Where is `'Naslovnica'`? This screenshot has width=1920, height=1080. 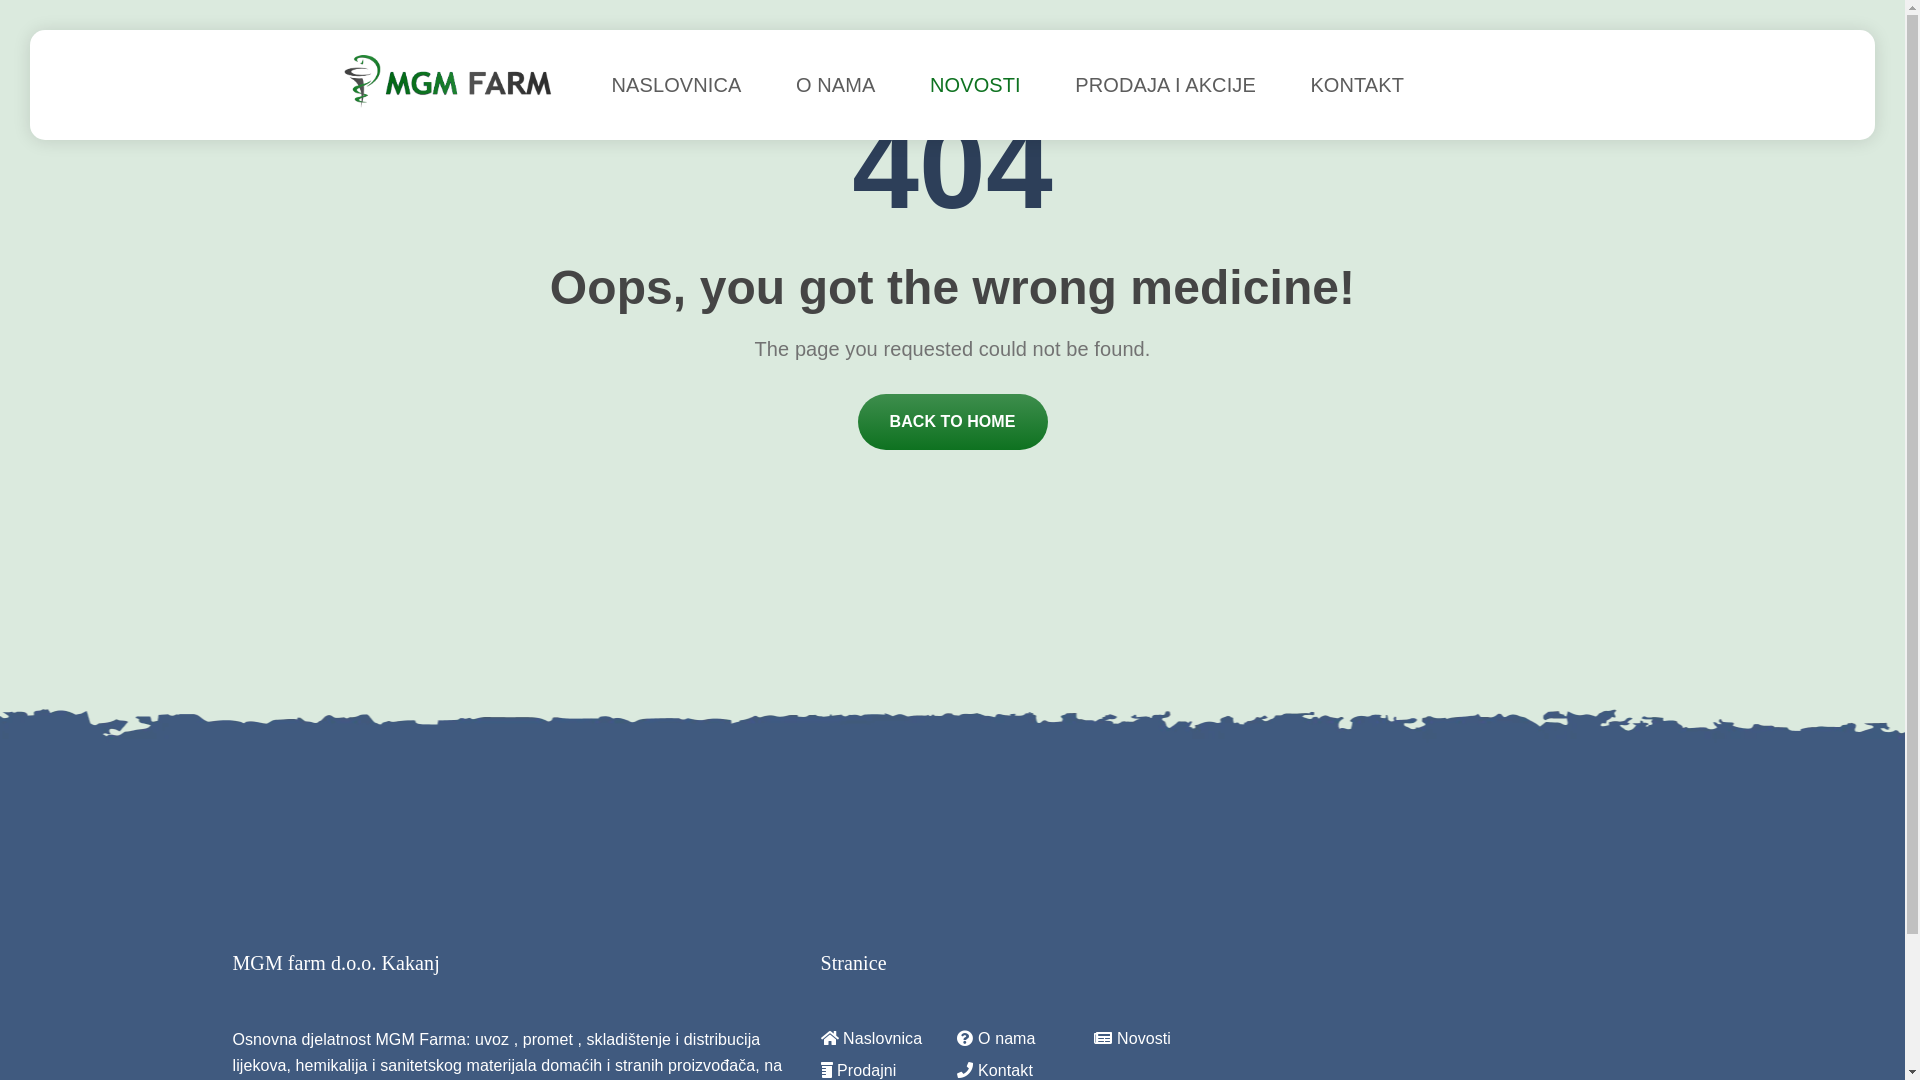 'Naslovnica' is located at coordinates (820, 1037).